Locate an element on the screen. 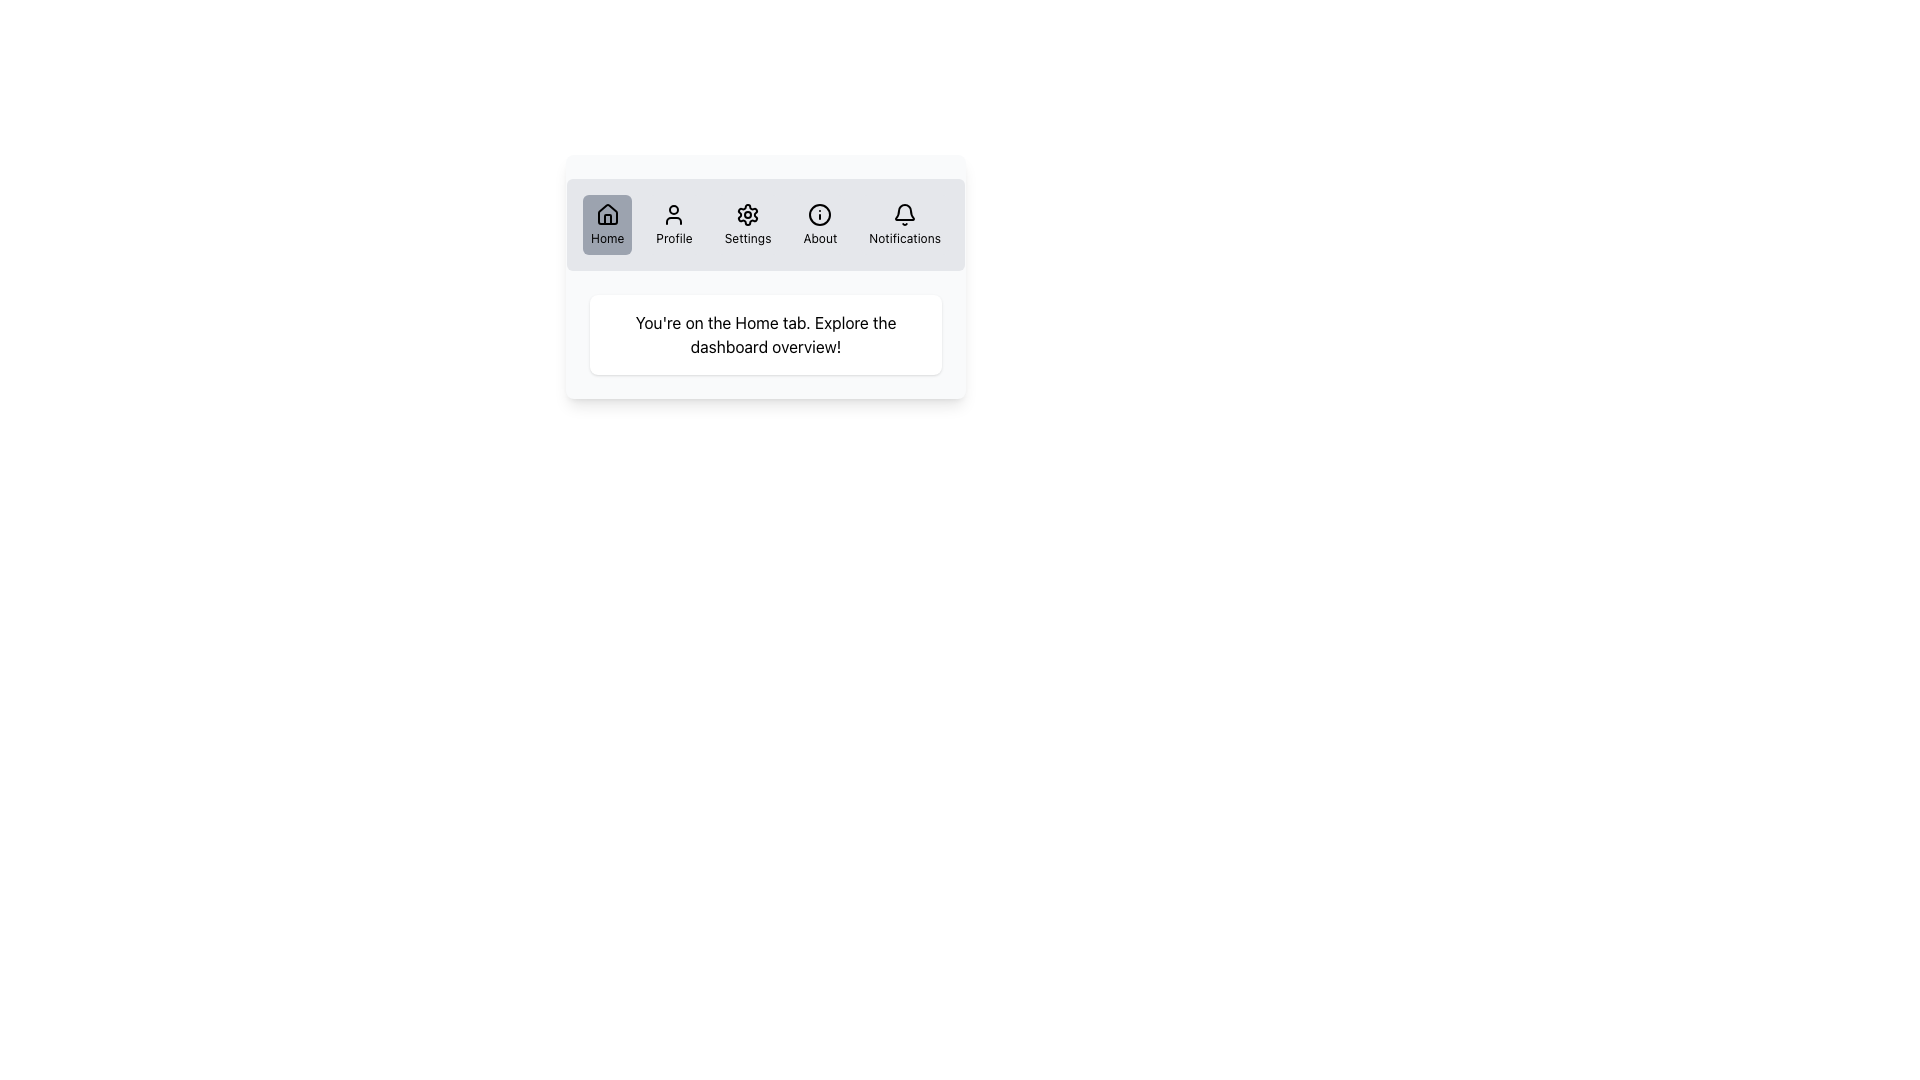 Image resolution: width=1920 pixels, height=1080 pixels. the 'Profile' icon located in the navigation bar, which is the leftmost part of the 'Profile' option and positioned second from the left is located at coordinates (674, 215).